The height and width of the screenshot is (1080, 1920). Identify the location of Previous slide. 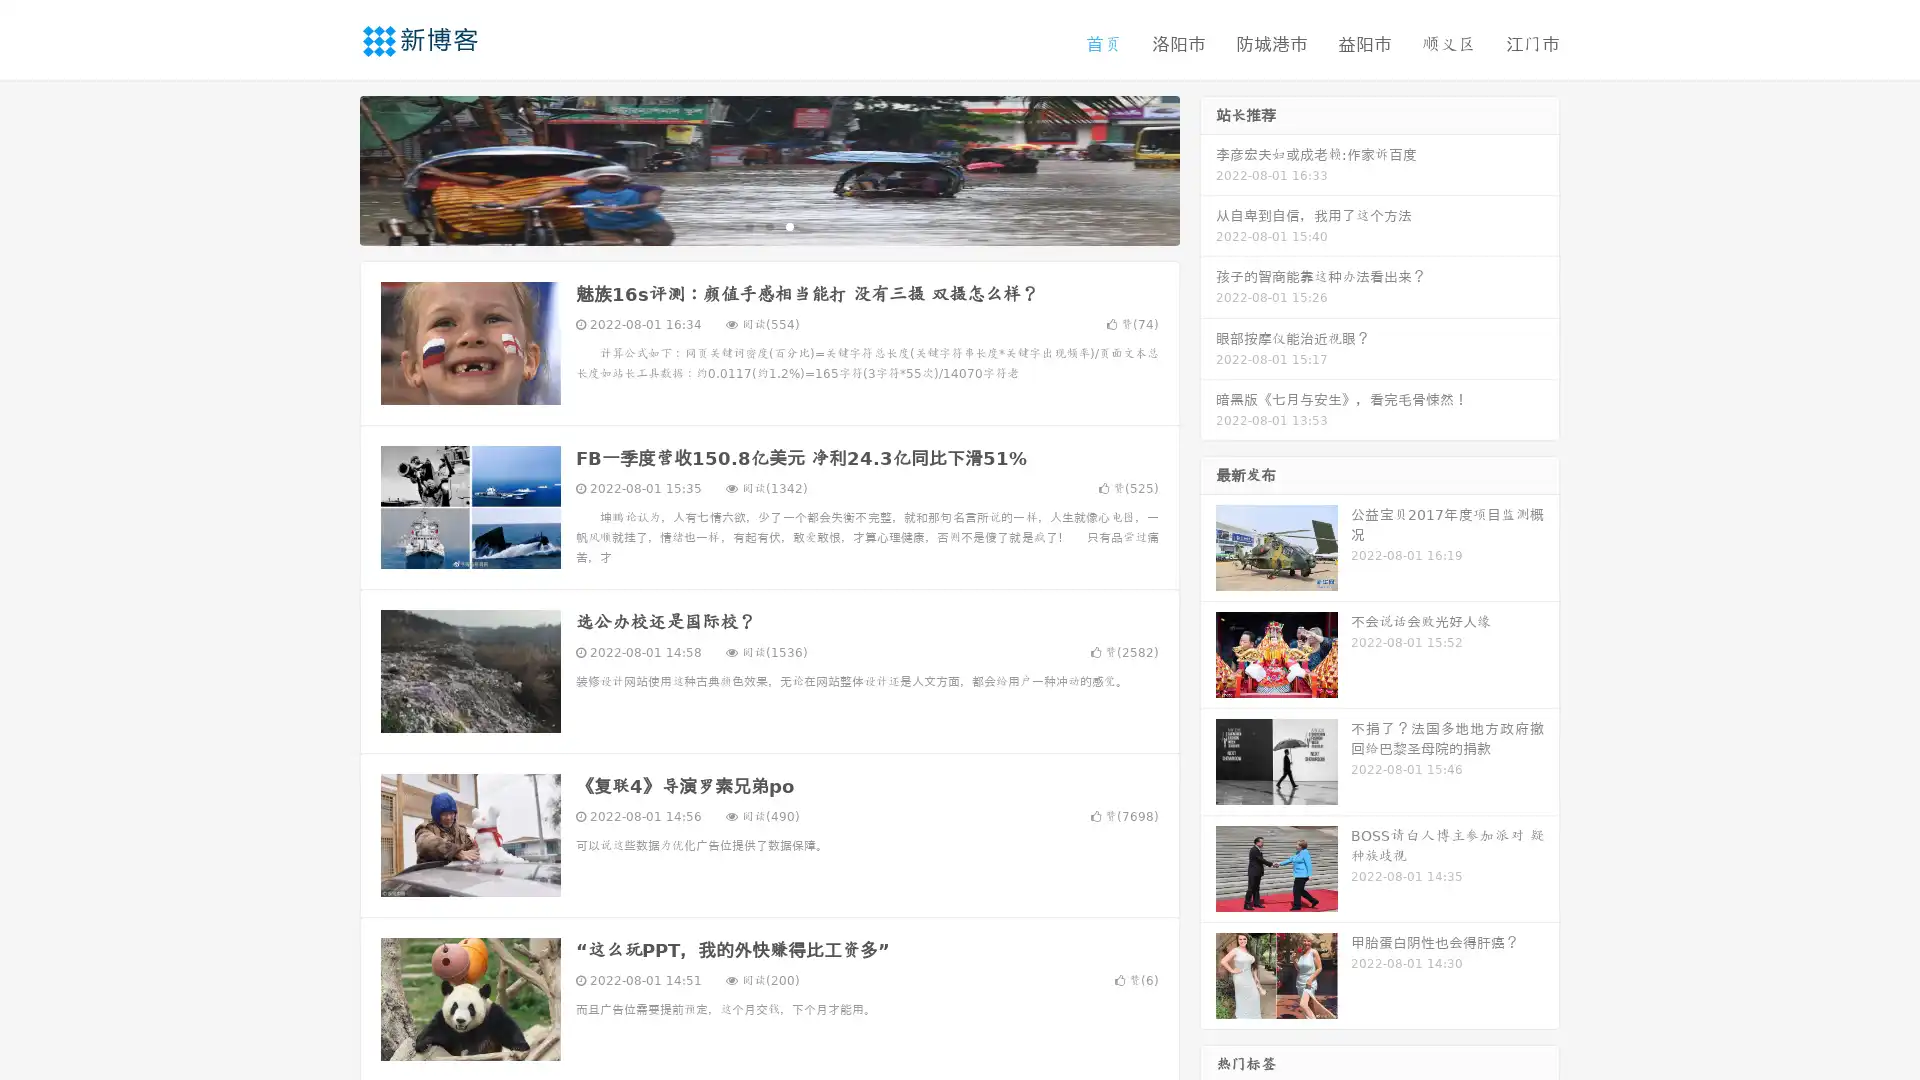
(330, 168).